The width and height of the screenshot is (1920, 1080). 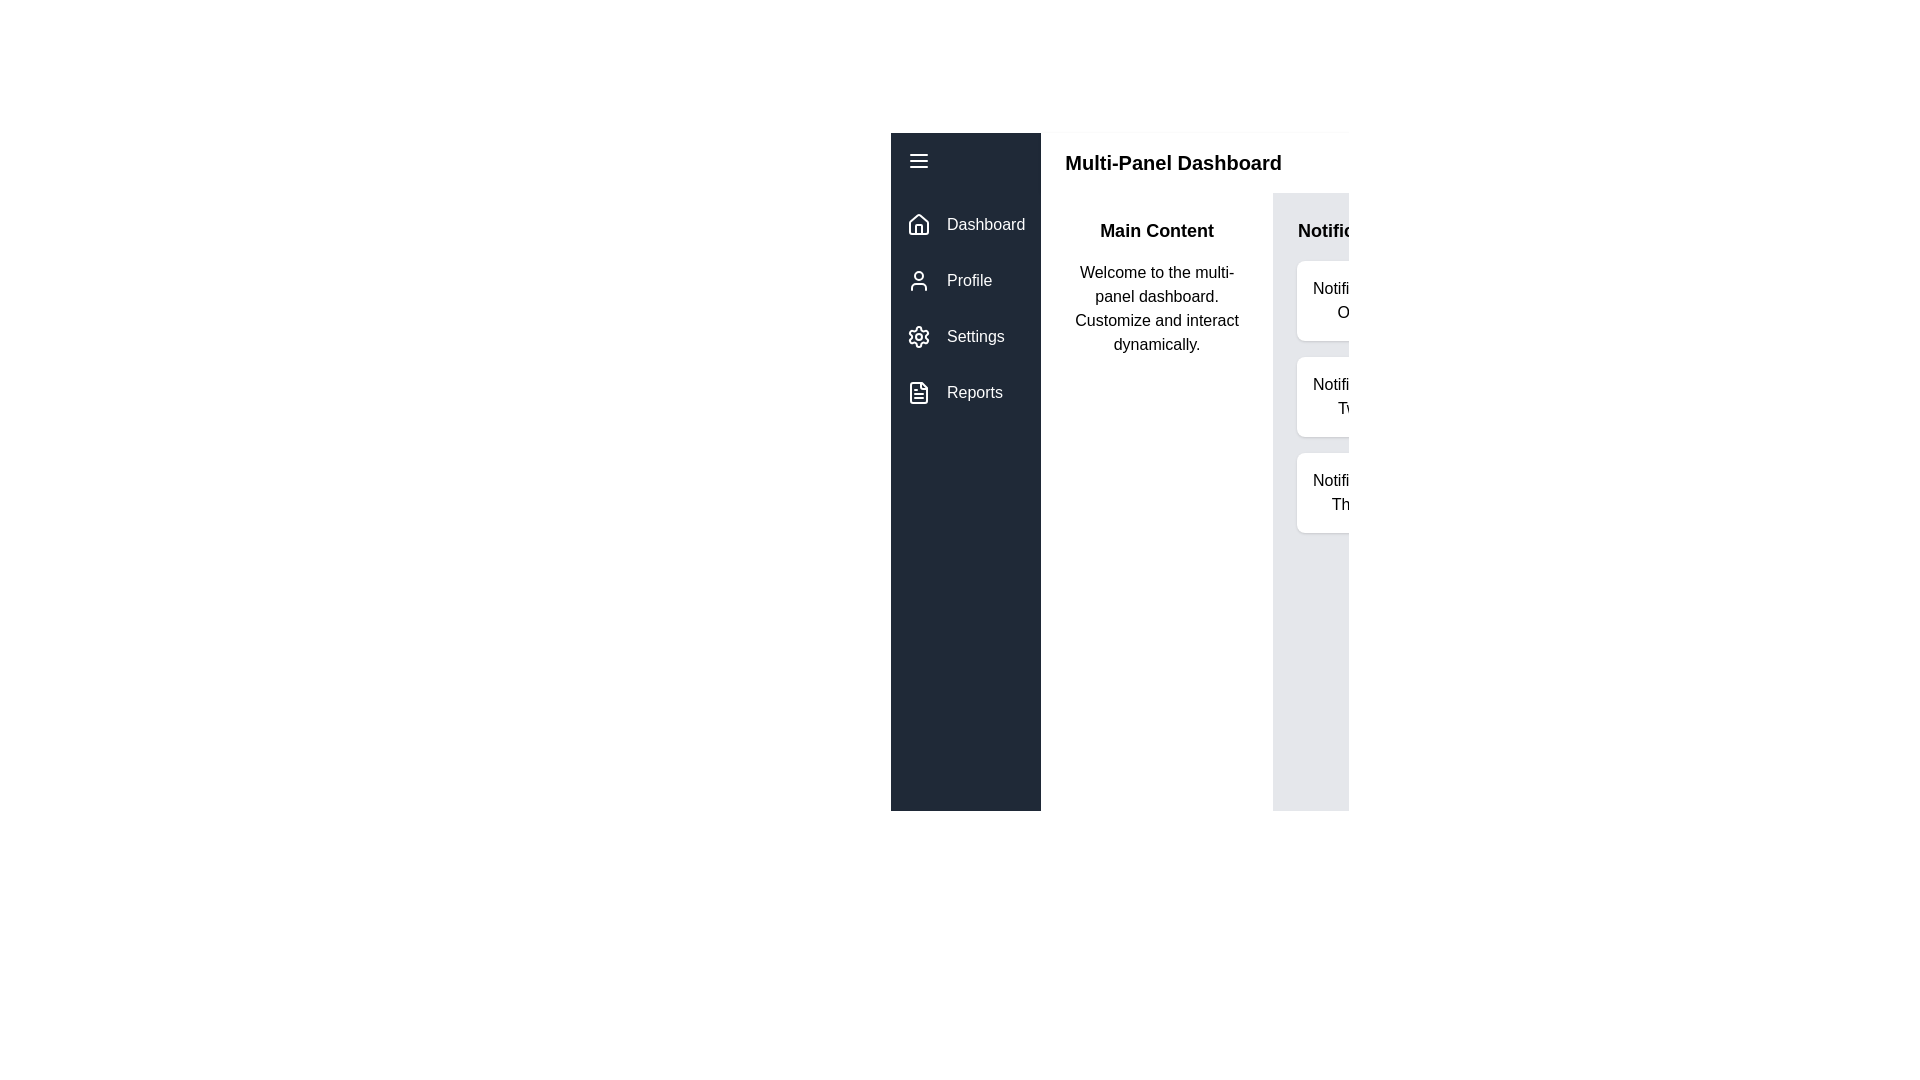 What do you see at coordinates (986, 224) in the screenshot?
I see `the 'Dashboard' text label in the navigation menu to trigger additional effects or tooltips` at bounding box center [986, 224].